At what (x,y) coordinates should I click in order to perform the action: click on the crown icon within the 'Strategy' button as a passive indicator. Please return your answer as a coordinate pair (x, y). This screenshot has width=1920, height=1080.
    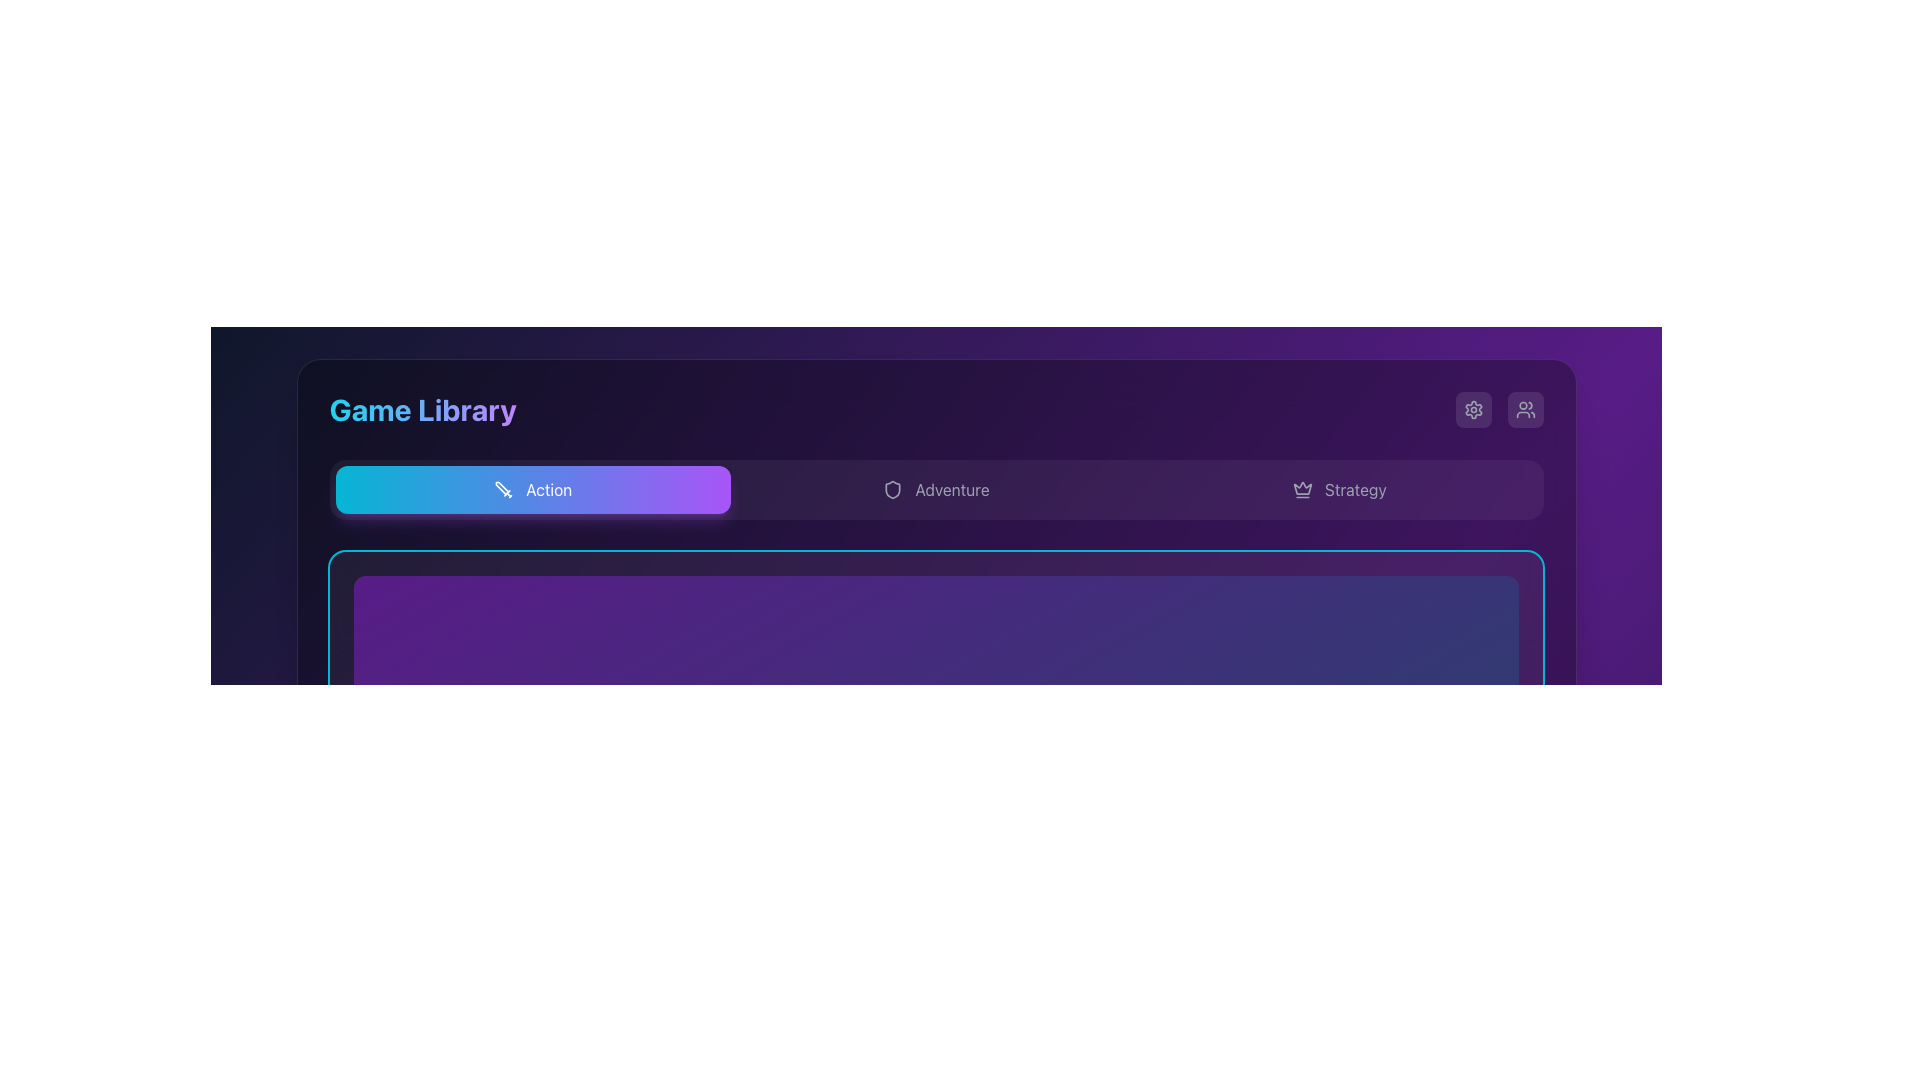
    Looking at the image, I should click on (1302, 489).